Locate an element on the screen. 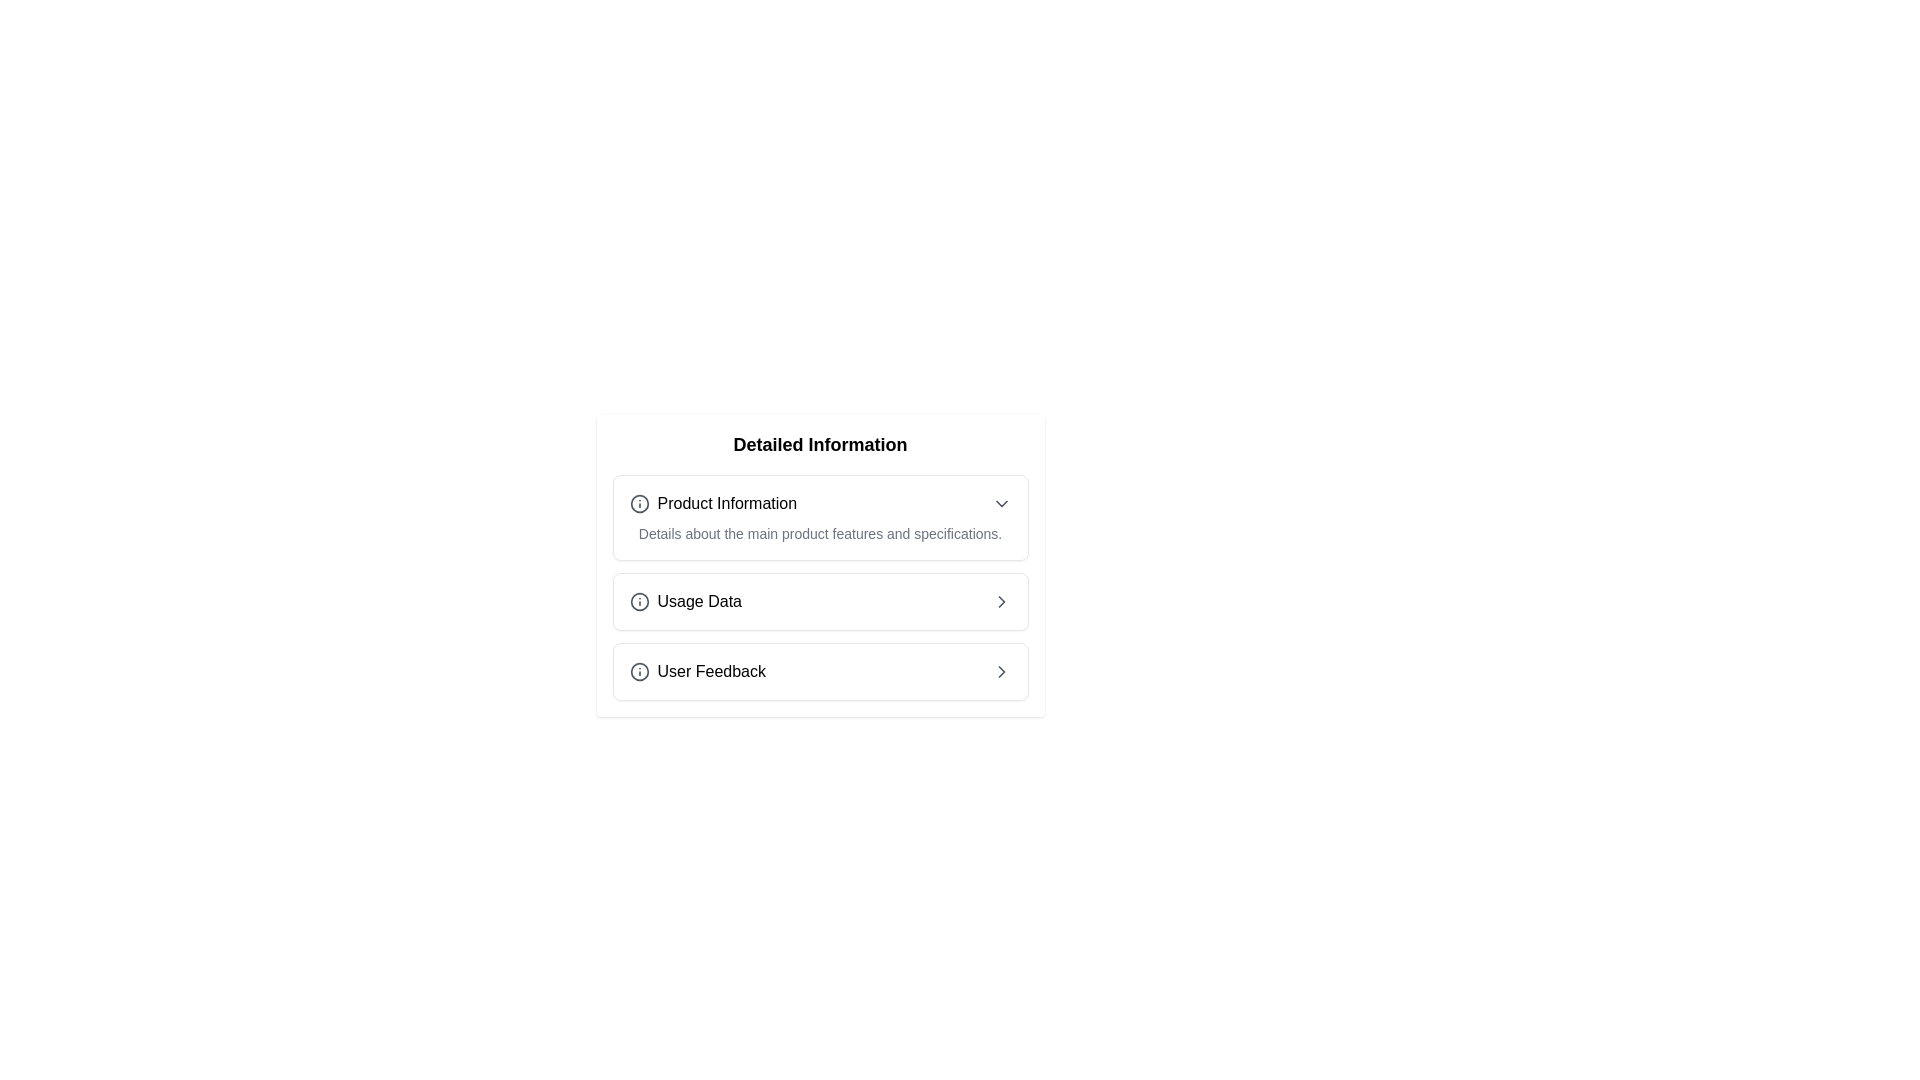 The width and height of the screenshot is (1920, 1080). the circular SVG graphical element that is part of the icon next to the 'Product Information' text is located at coordinates (638, 600).